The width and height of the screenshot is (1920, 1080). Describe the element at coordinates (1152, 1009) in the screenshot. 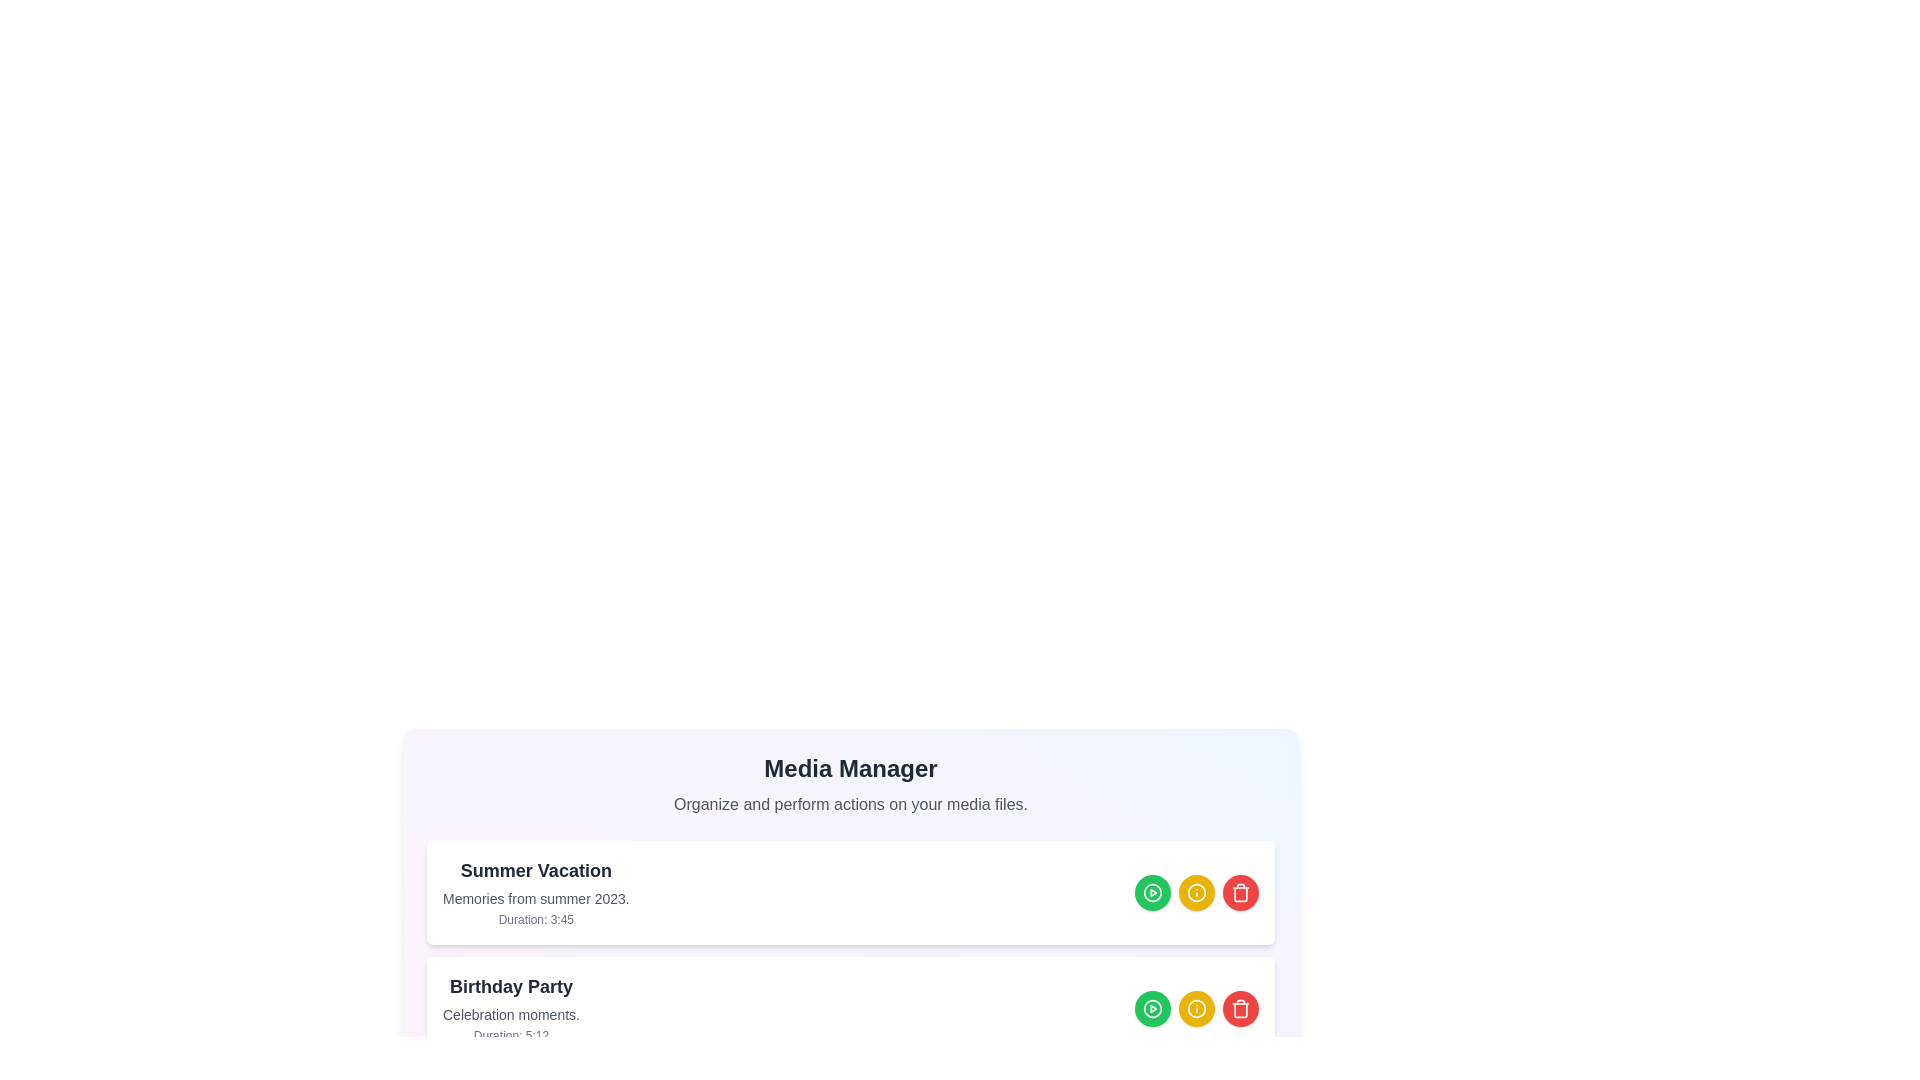

I see `play button for the media item titled 'Birthday Party'` at that location.